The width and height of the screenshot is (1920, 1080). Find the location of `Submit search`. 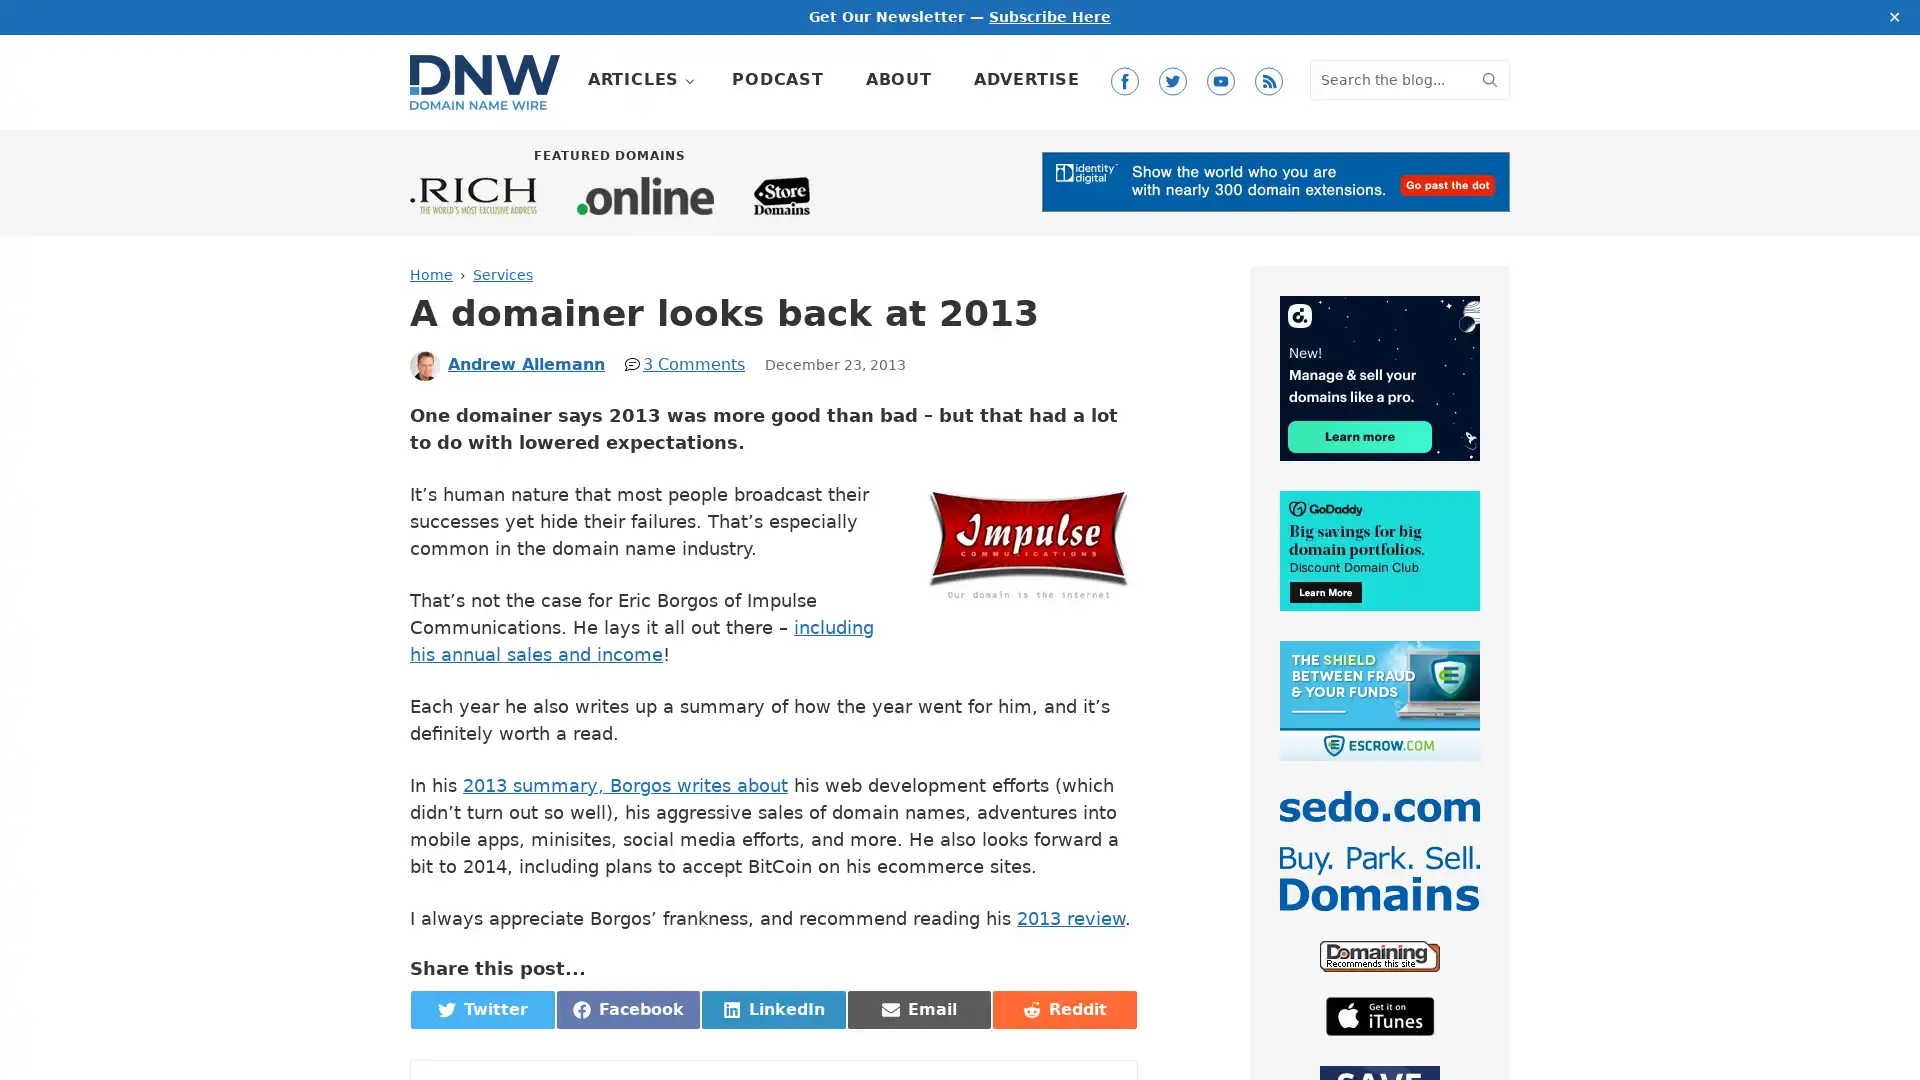

Submit search is located at coordinates (1489, 77).